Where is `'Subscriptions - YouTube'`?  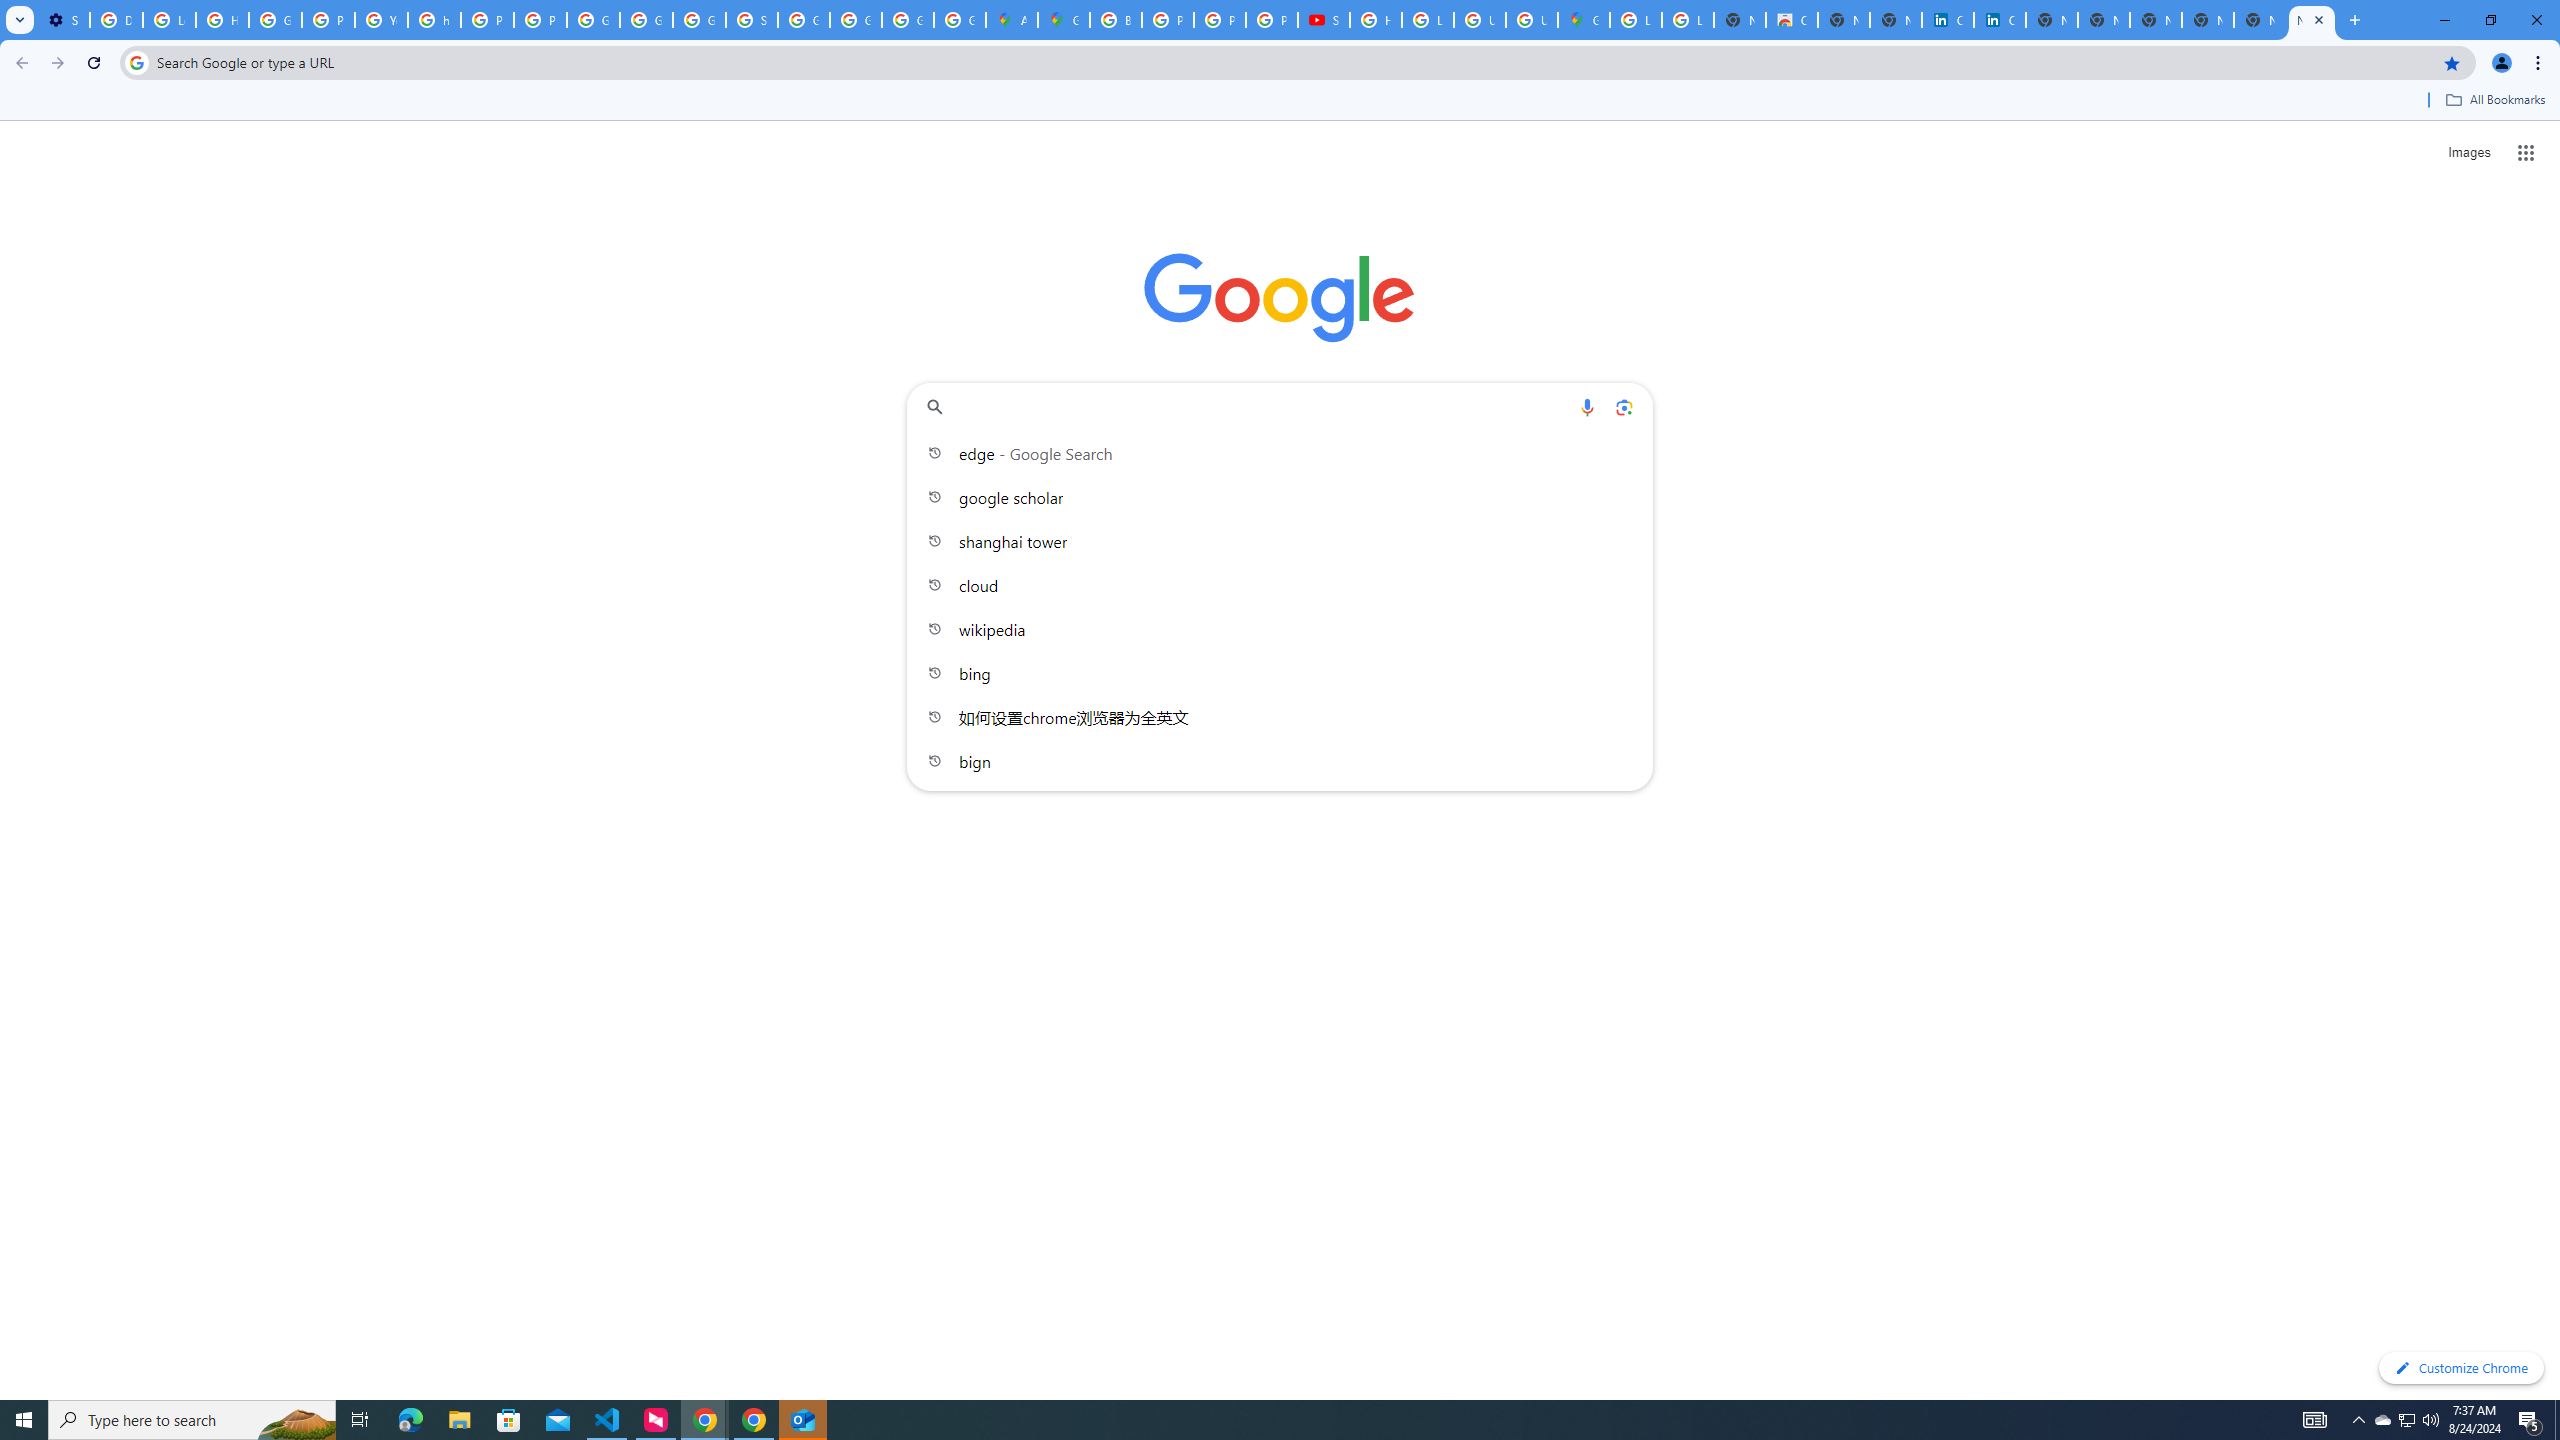 'Subscriptions - YouTube' is located at coordinates (1324, 19).